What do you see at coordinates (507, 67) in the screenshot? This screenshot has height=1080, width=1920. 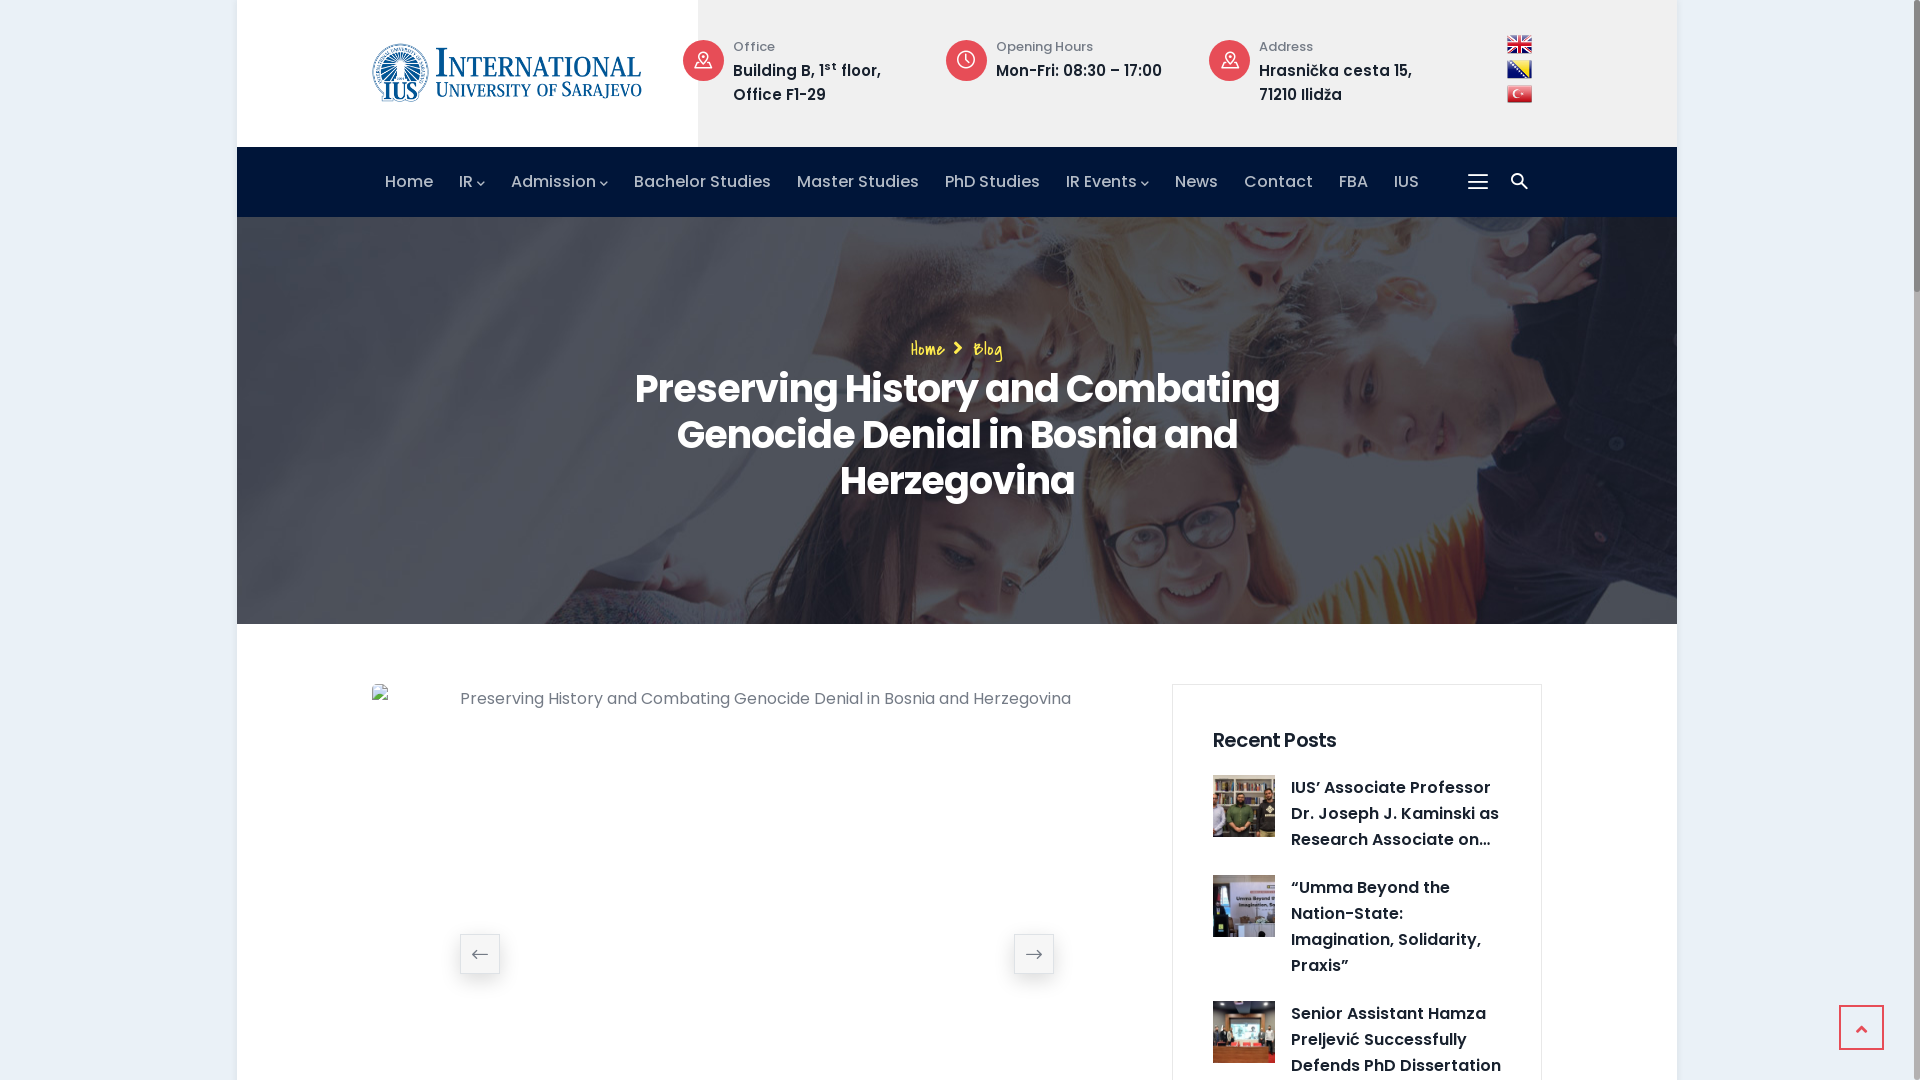 I see `'Home'` at bounding box center [507, 67].